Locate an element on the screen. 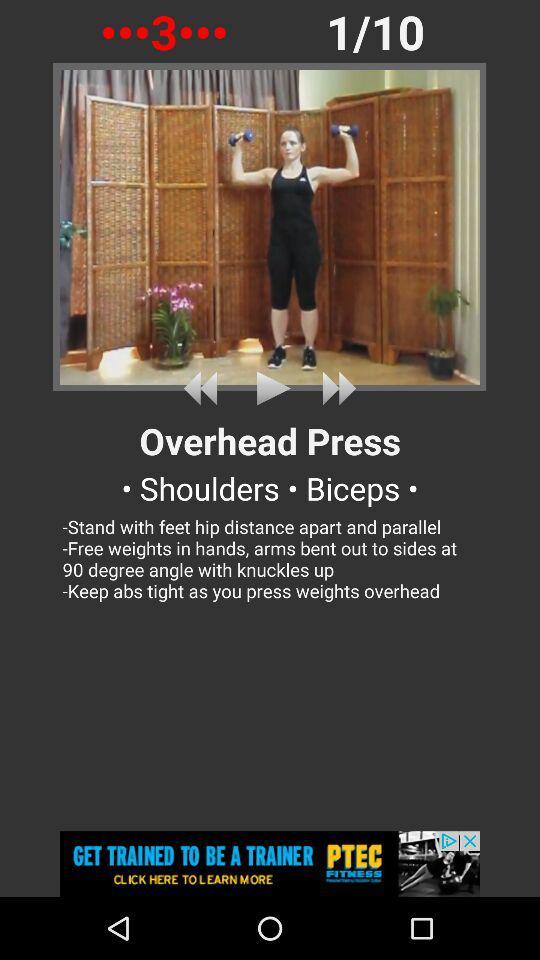 The width and height of the screenshot is (540, 960). go back is located at coordinates (203, 387).